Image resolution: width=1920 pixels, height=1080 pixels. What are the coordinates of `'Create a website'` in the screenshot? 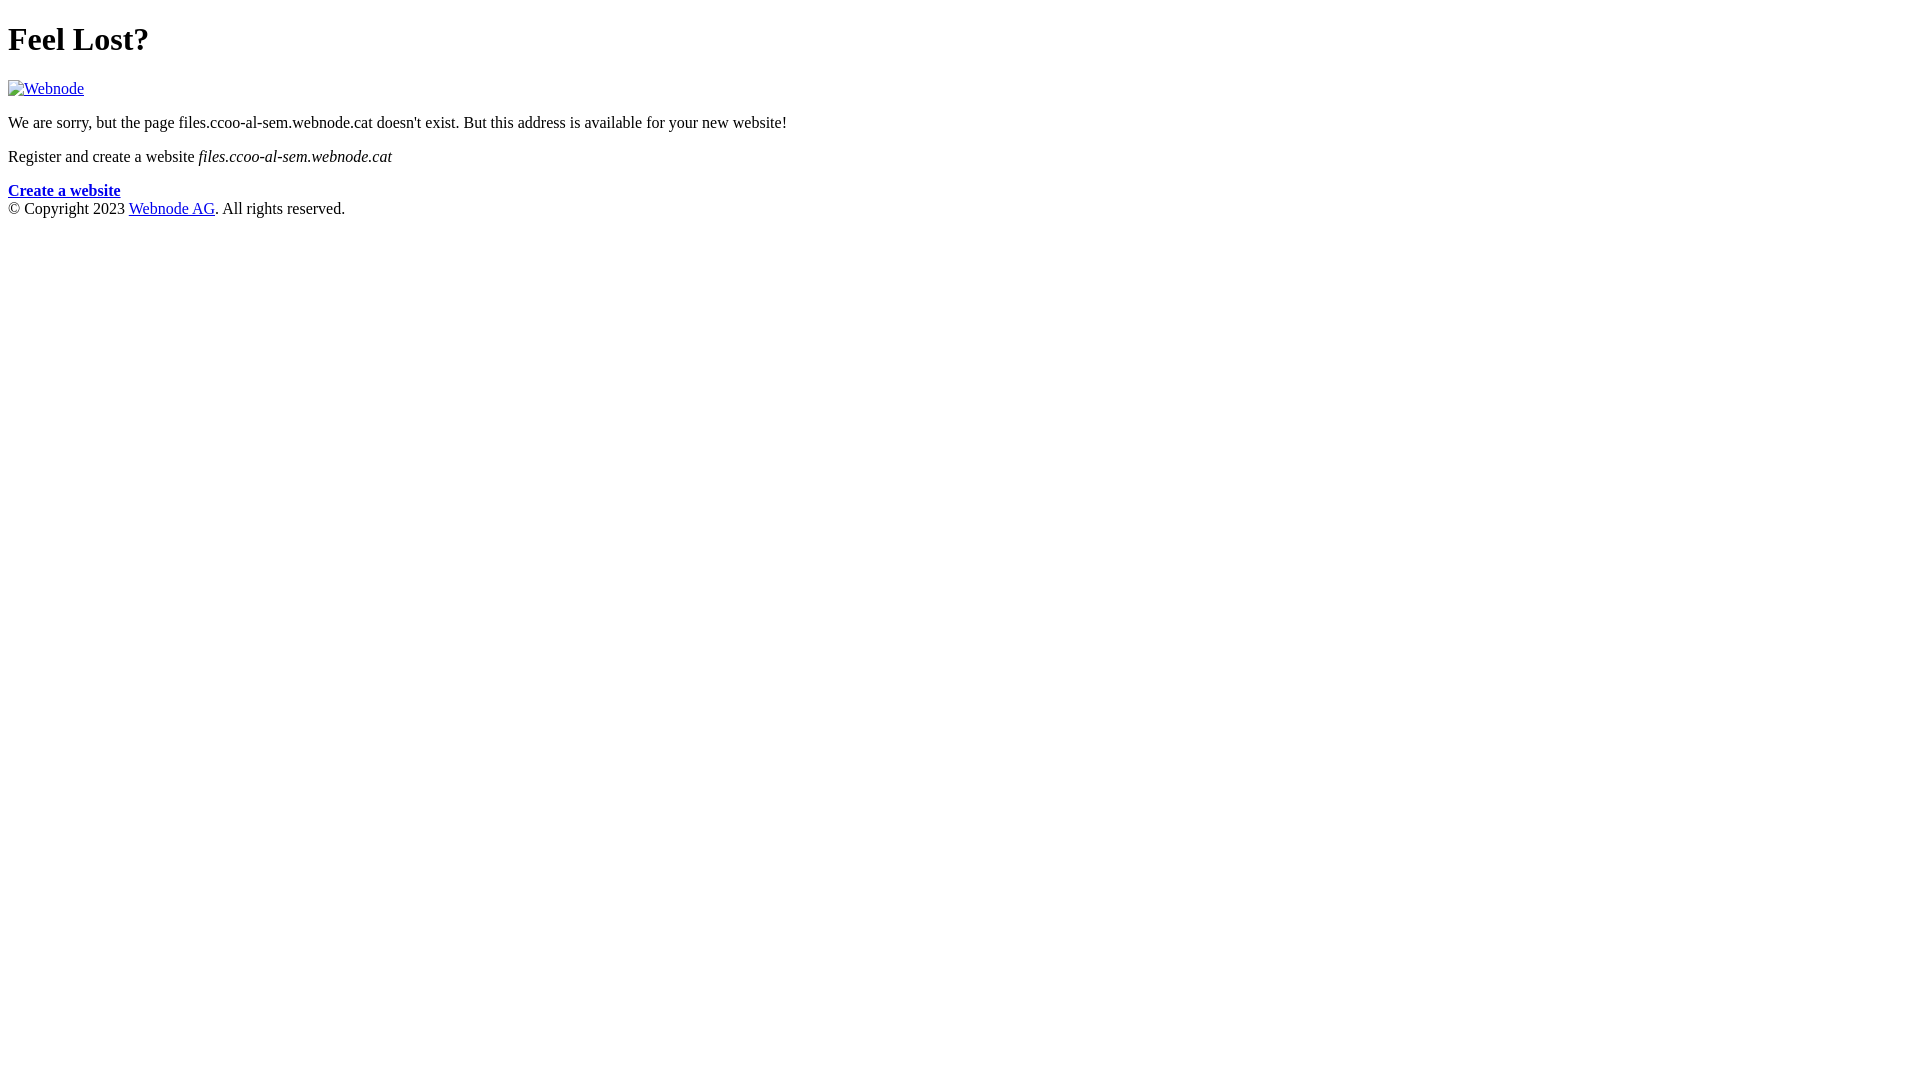 It's located at (64, 190).